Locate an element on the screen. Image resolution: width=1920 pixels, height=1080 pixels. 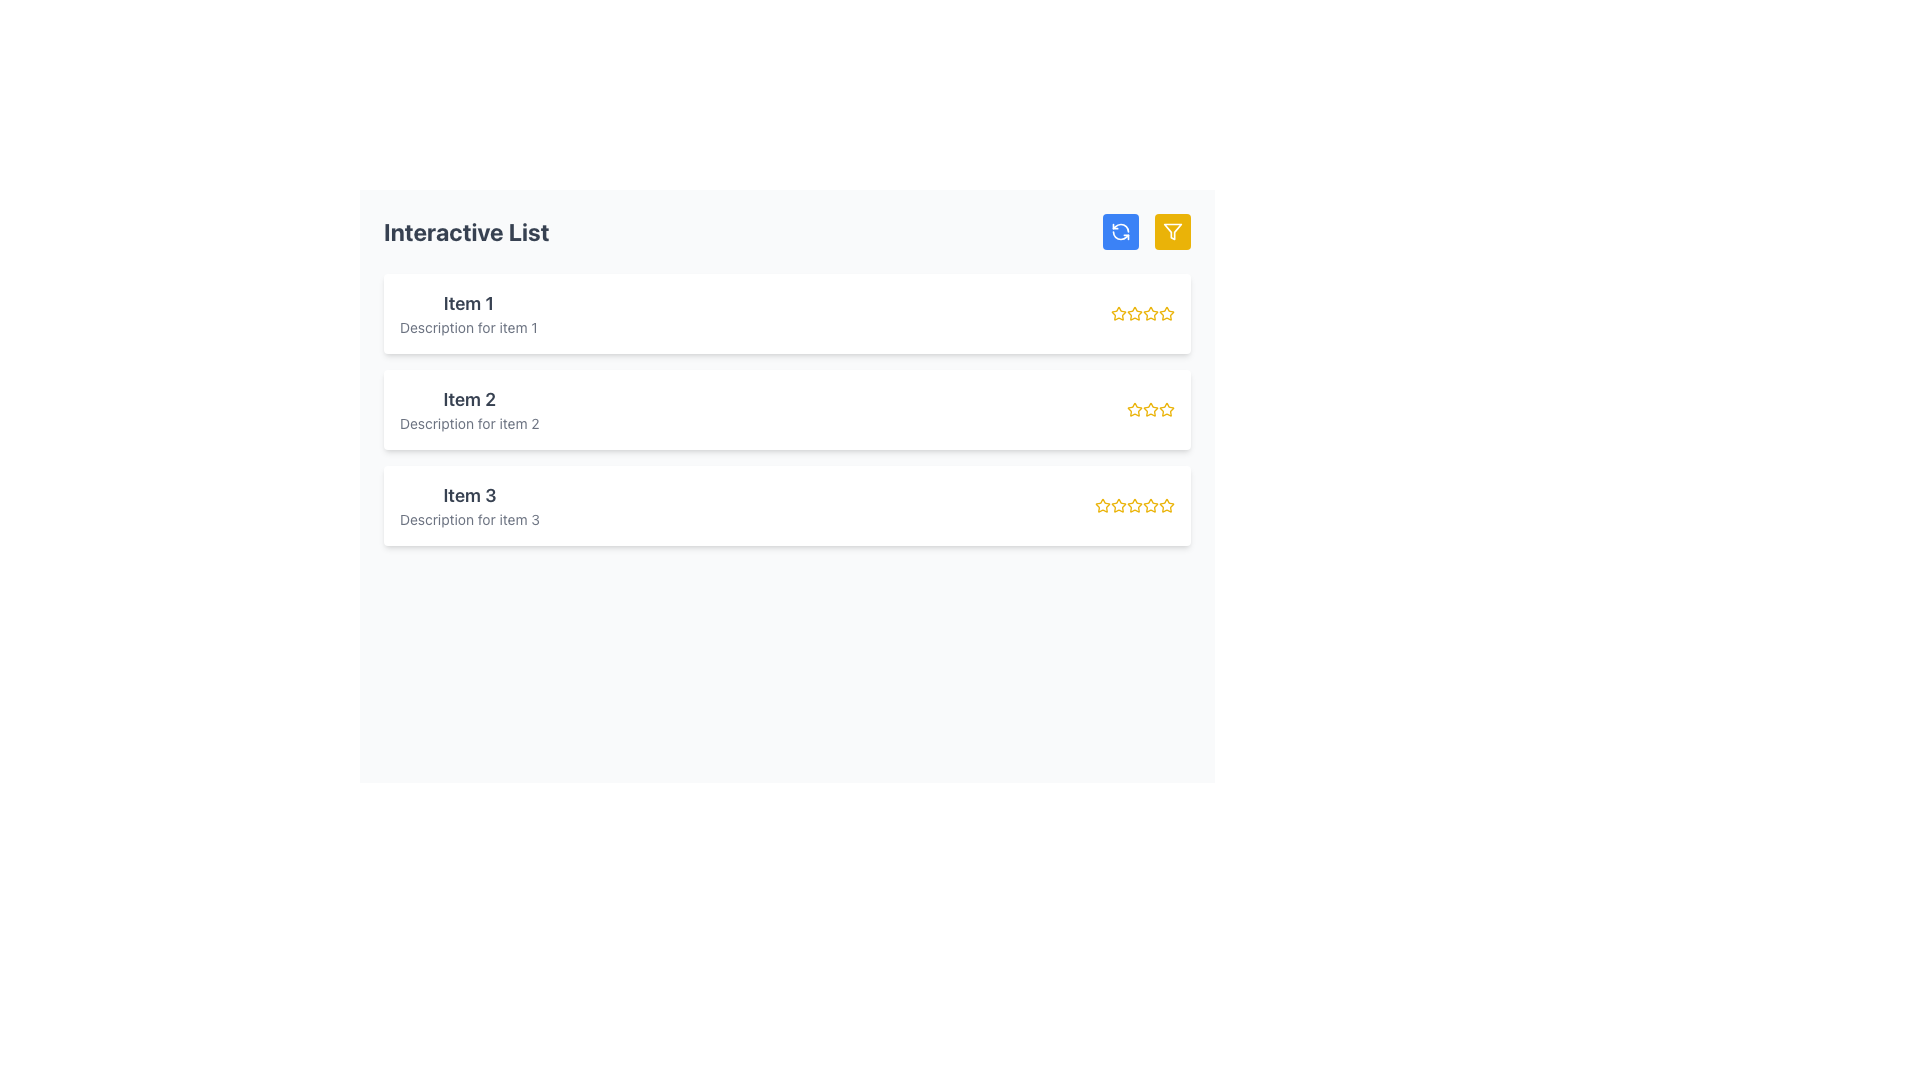
the second gold-colored star icon in the five-star rating component under 'Item 3' is located at coordinates (1117, 504).